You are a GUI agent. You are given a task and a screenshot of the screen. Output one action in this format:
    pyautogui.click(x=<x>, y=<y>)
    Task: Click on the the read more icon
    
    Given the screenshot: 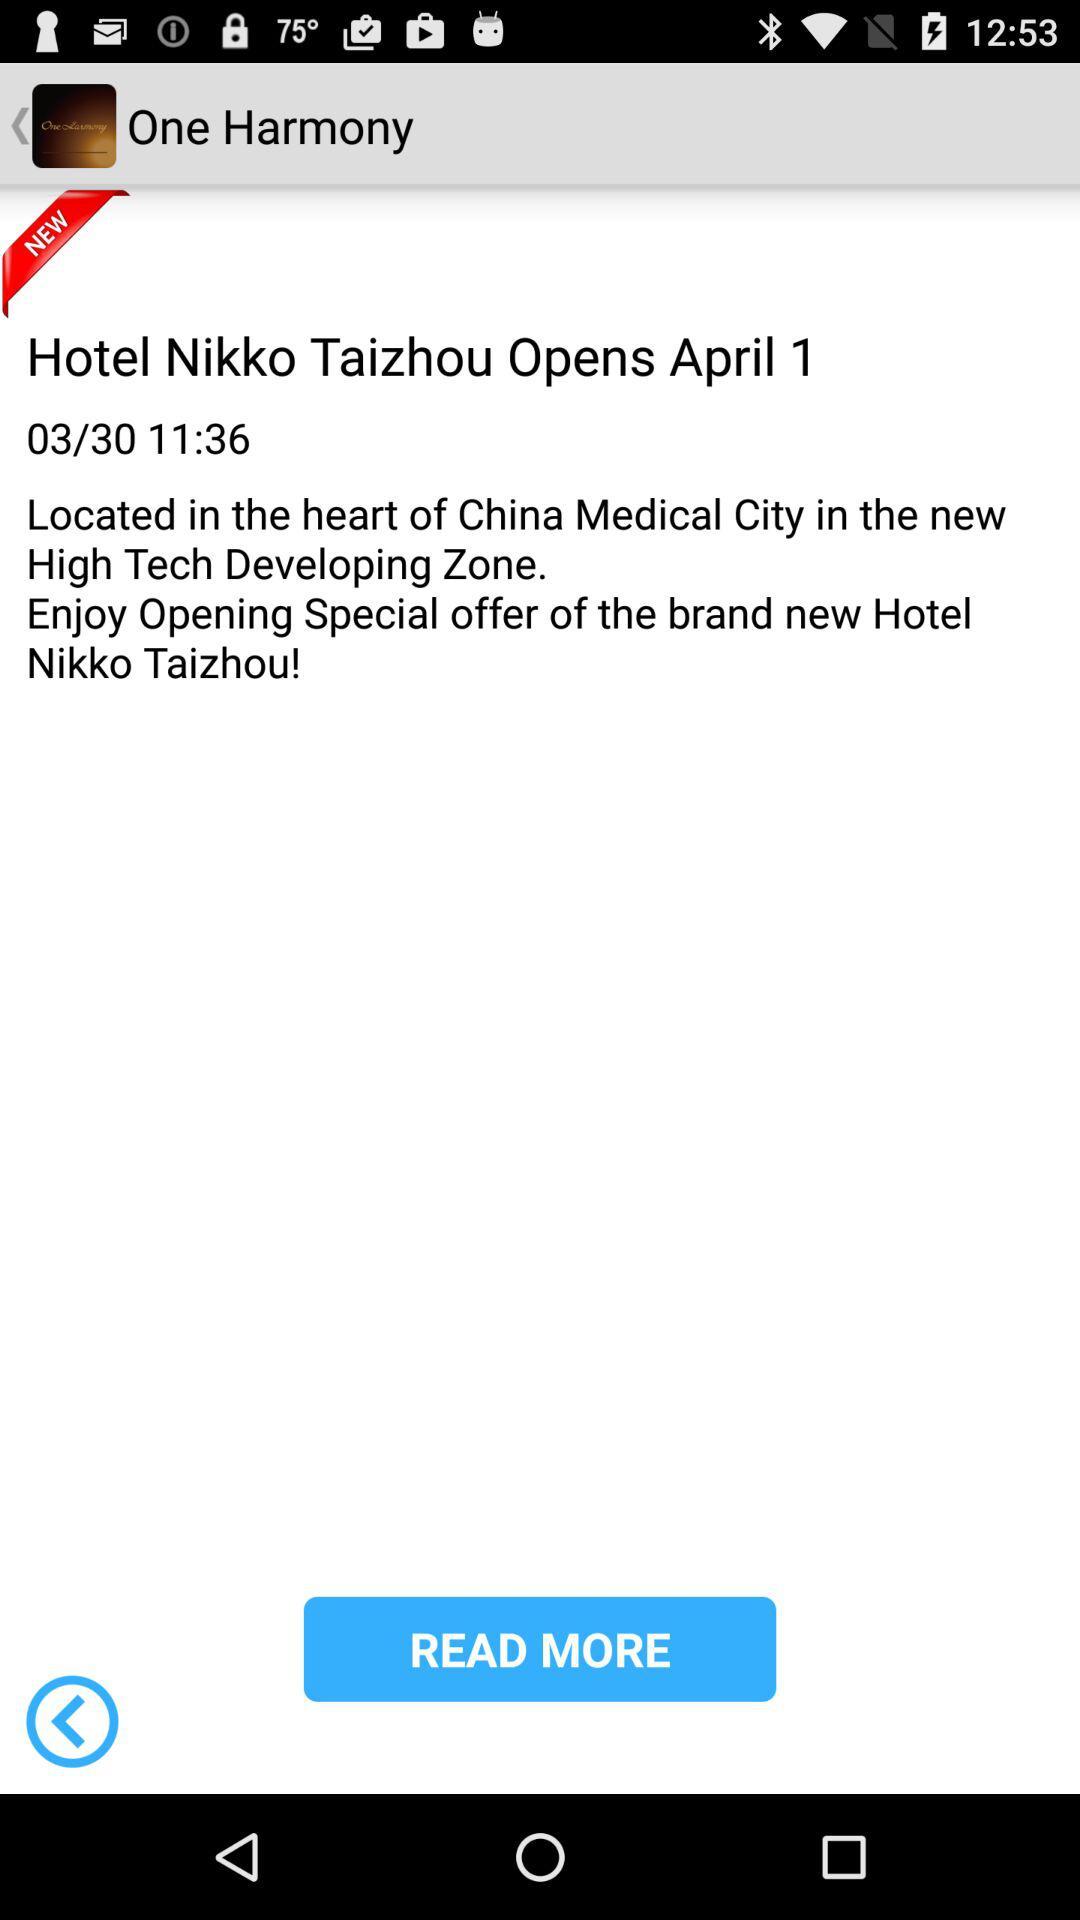 What is the action you would take?
    pyautogui.click(x=540, y=1649)
    